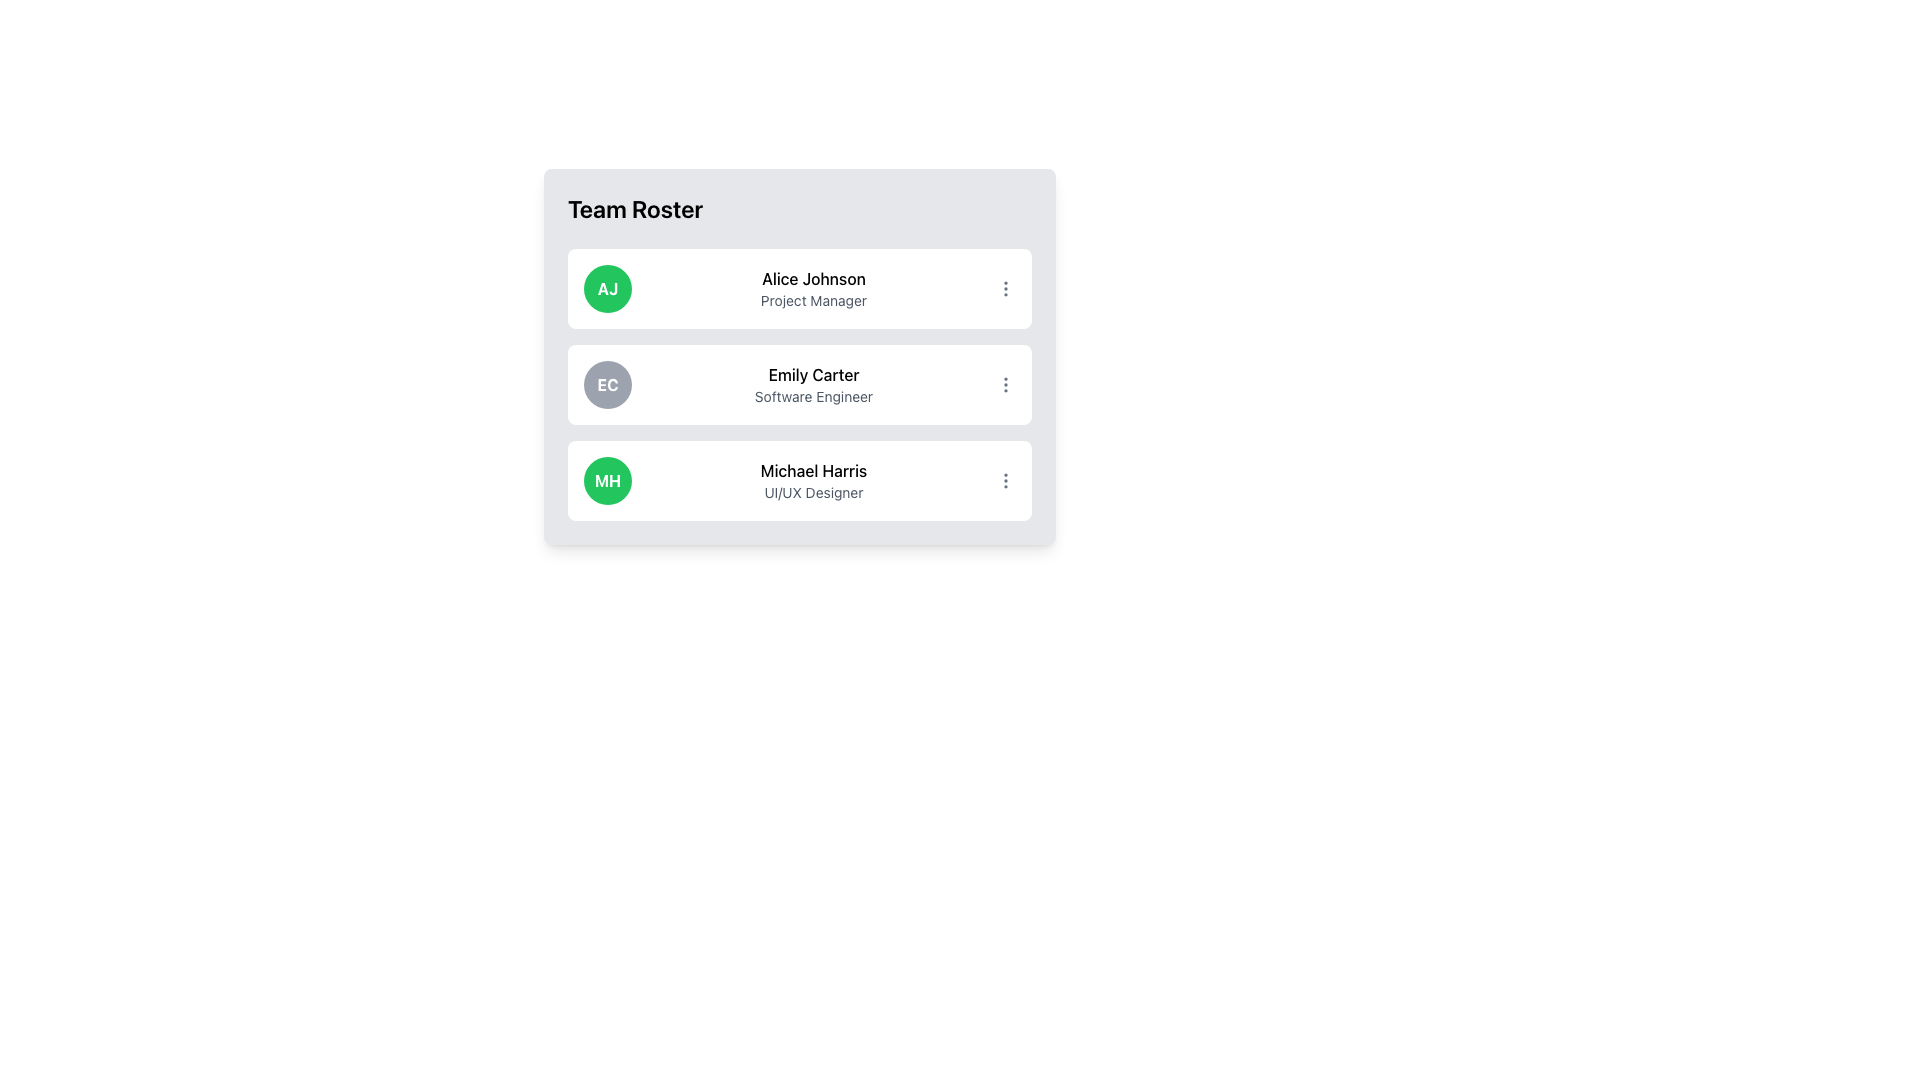 This screenshot has height=1080, width=1920. What do you see at coordinates (800, 481) in the screenshot?
I see `the Profile card for 'Michael Harris', which features a circular green icon with the initials 'MH', bold text 'Michael Harris', and smaller text 'UI/UX Designer'. This card is the third in a vertical list within a team roster interface` at bounding box center [800, 481].